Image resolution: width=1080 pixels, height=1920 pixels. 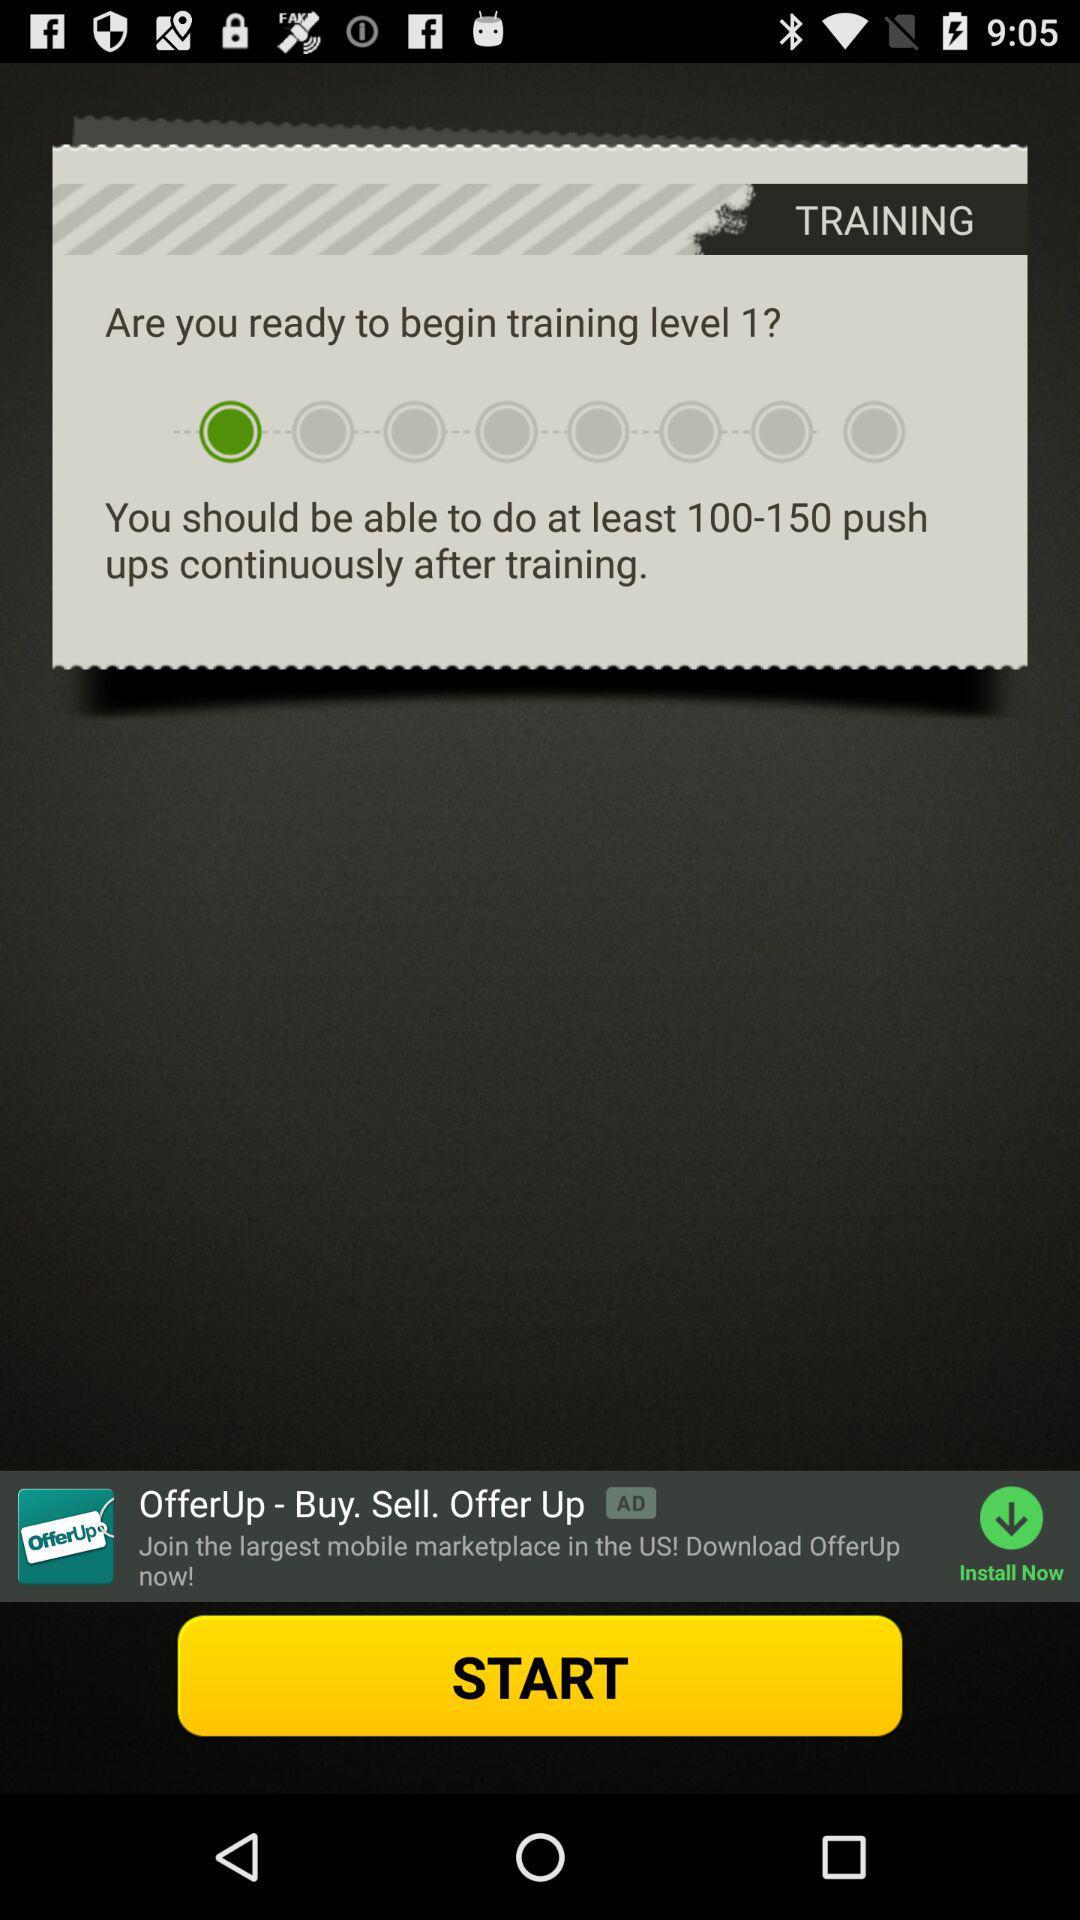 What do you see at coordinates (64, 1644) in the screenshot?
I see `the label icon` at bounding box center [64, 1644].